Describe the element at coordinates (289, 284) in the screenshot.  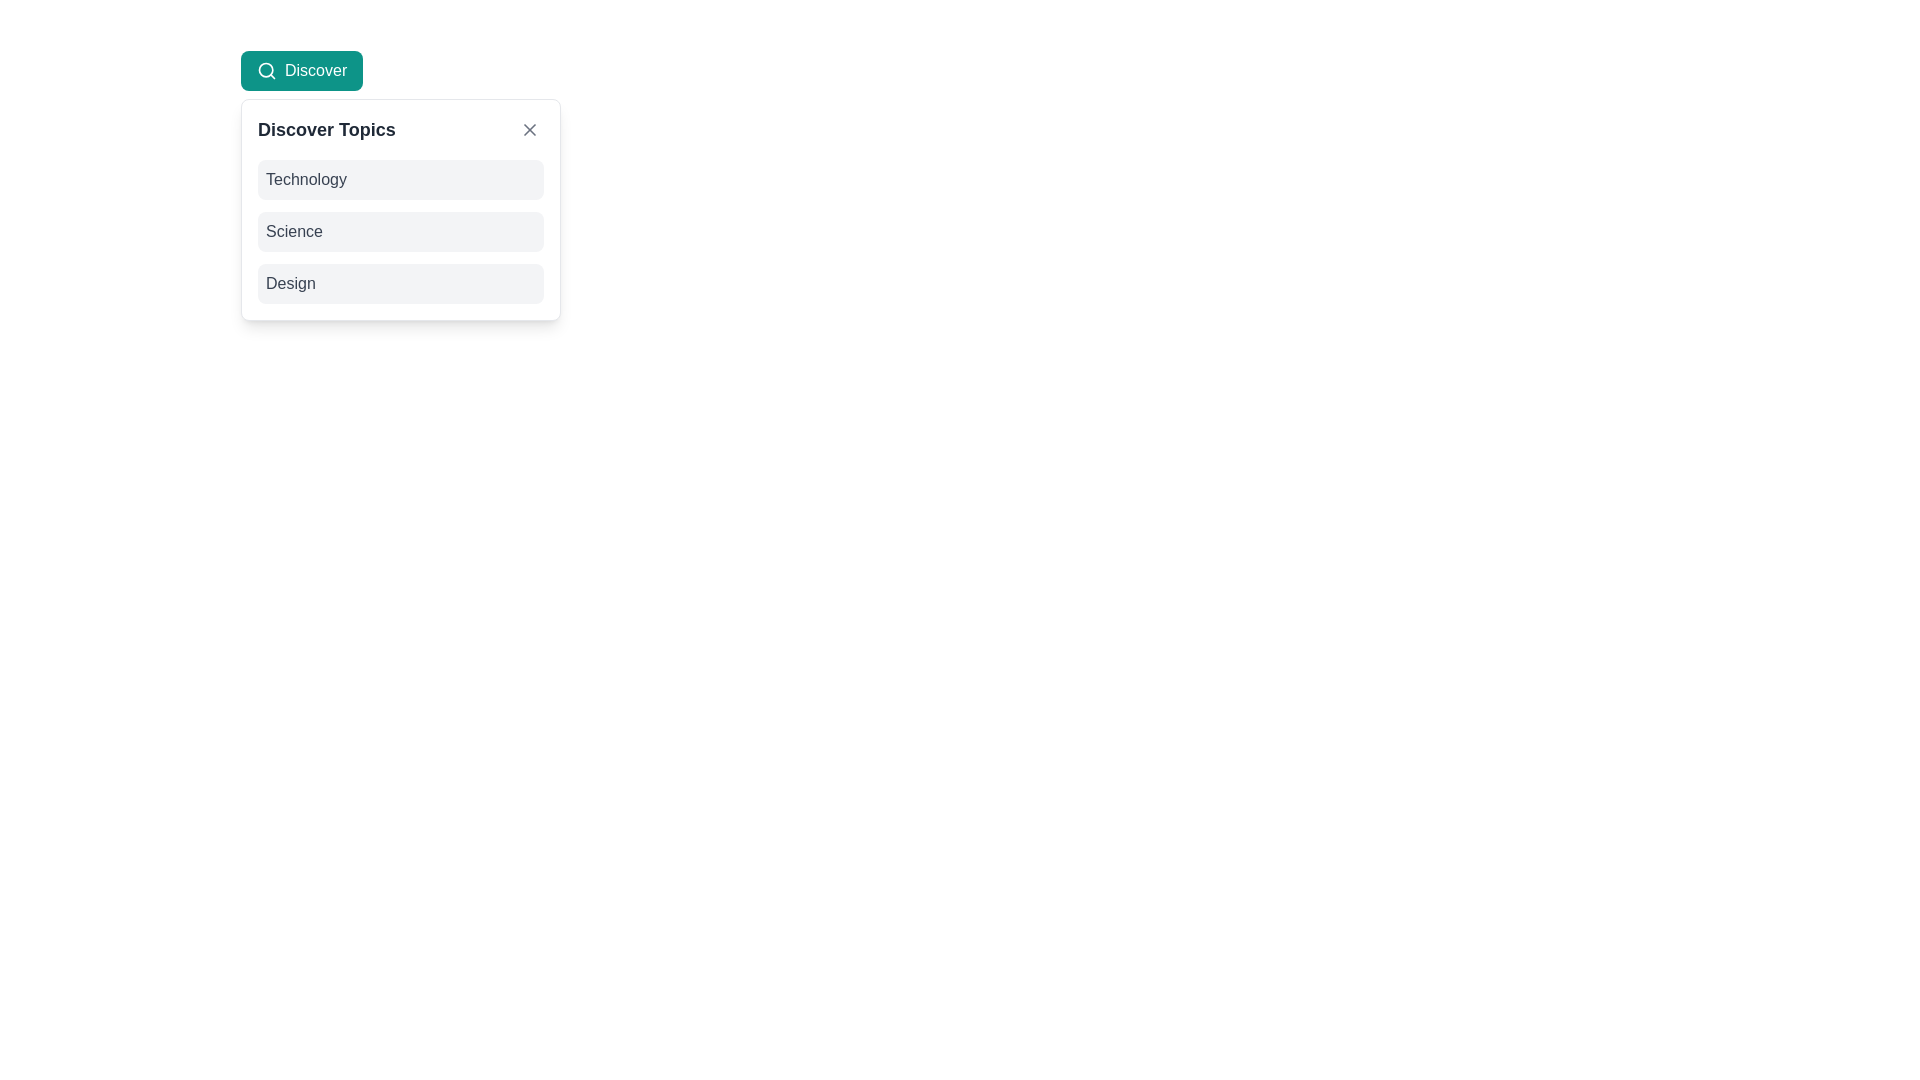
I see `the text label displaying 'Design' located within the 'Discover Topics' panel, positioned between 'Science' and the bottom margin` at that location.